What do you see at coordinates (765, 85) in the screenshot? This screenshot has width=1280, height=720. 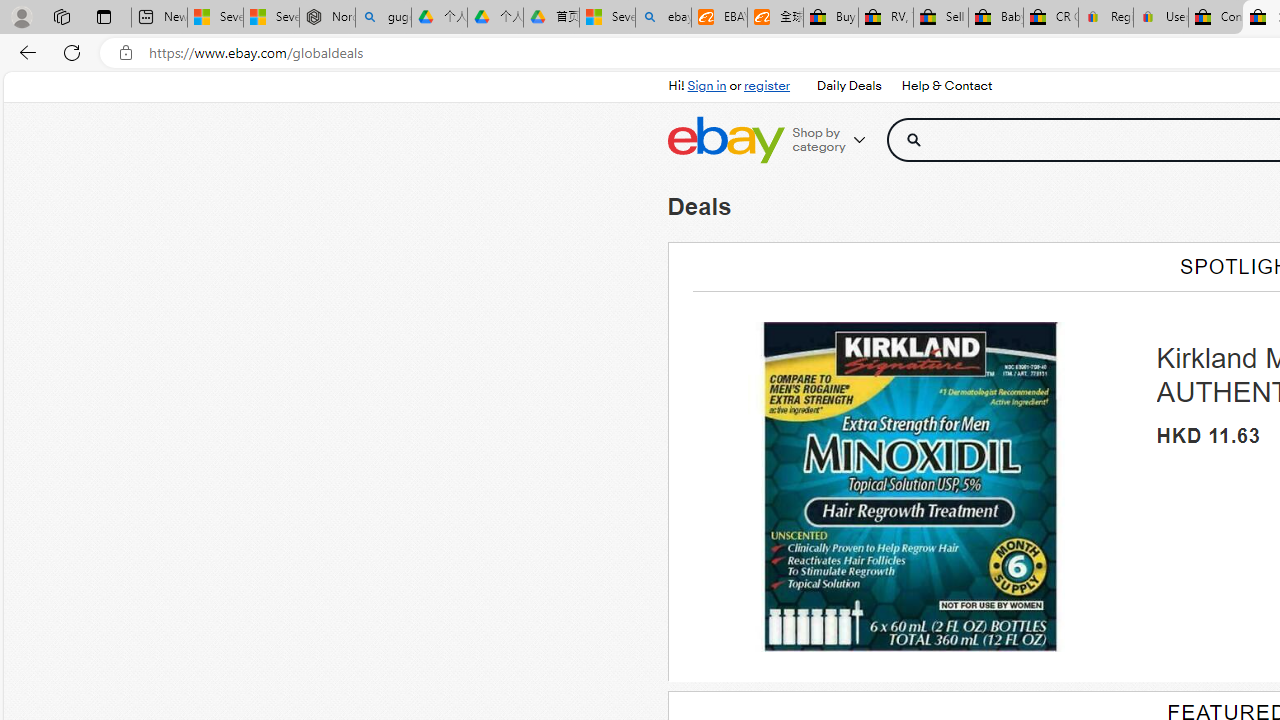 I see `'register'` at bounding box center [765, 85].